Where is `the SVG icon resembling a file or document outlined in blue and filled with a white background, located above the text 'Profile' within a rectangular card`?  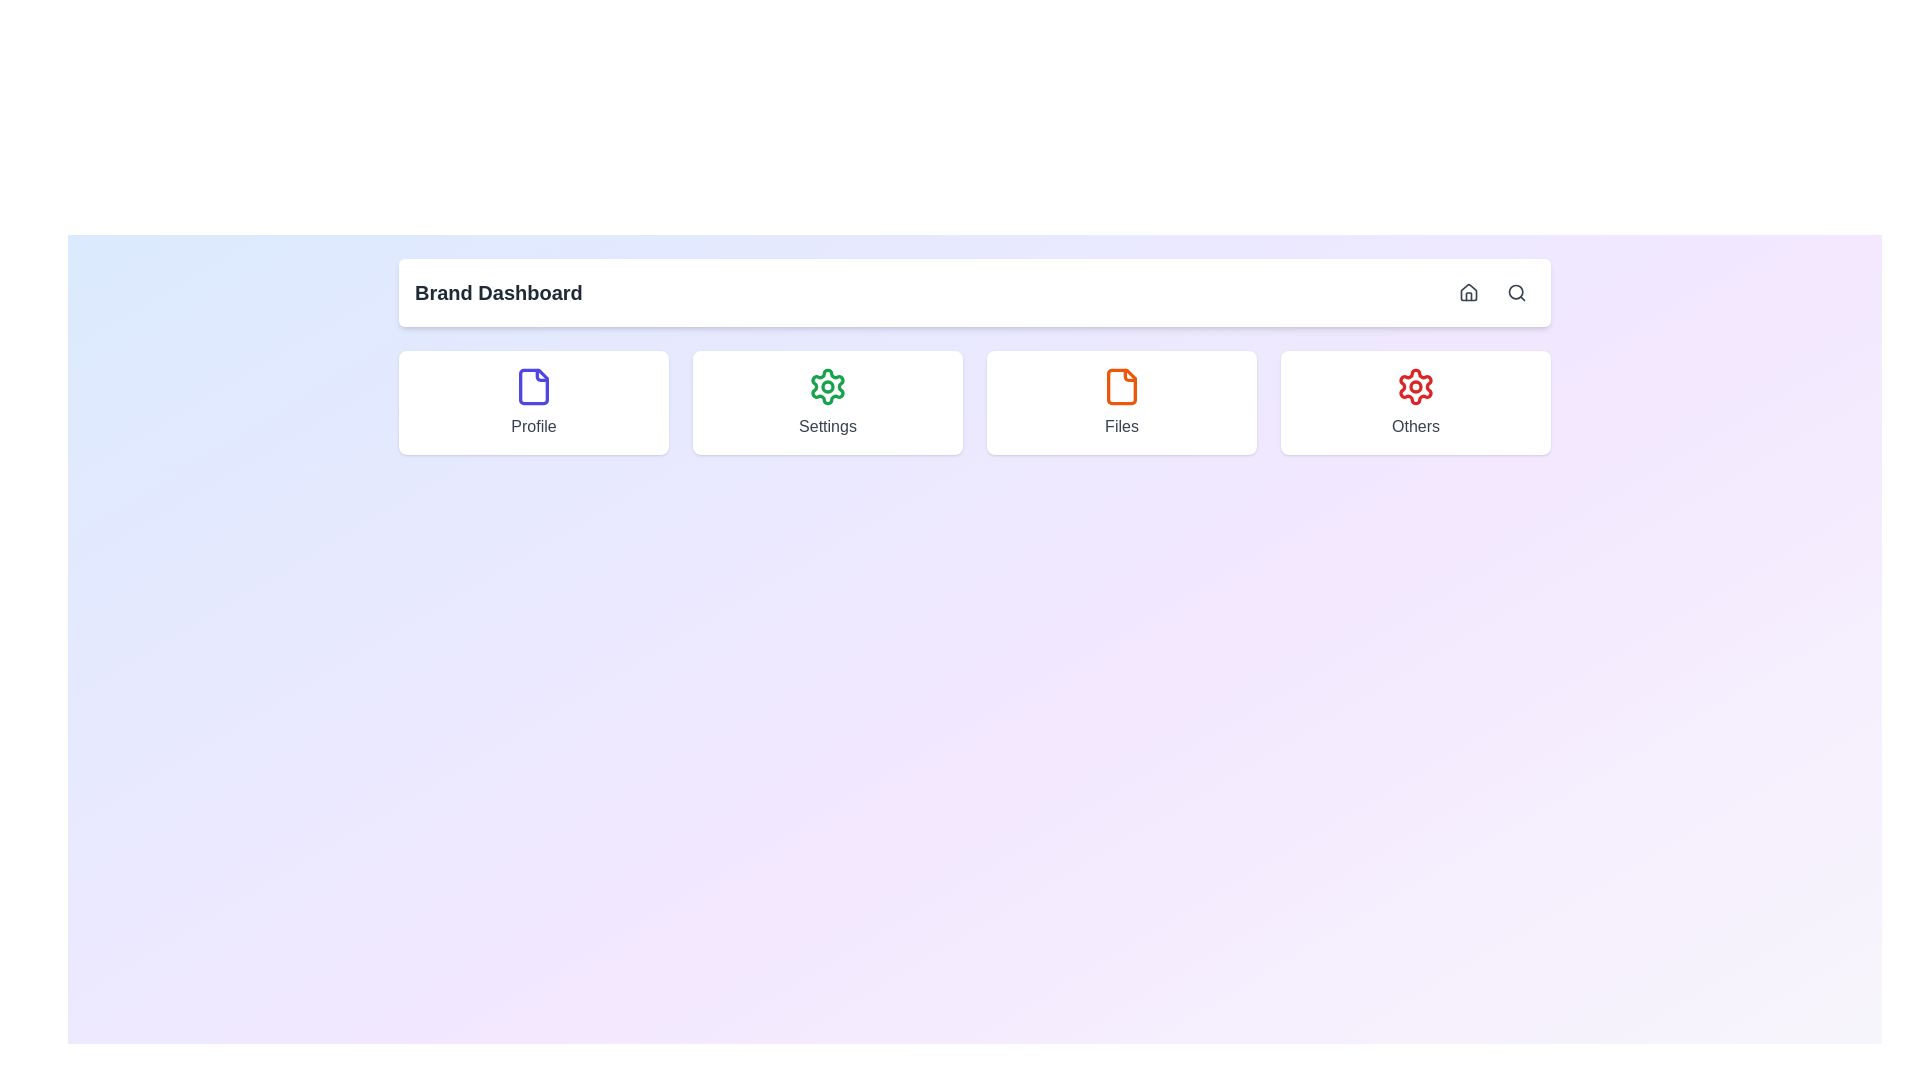
the SVG icon resembling a file or document outlined in blue and filled with a white background, located above the text 'Profile' within a rectangular card is located at coordinates (533, 386).